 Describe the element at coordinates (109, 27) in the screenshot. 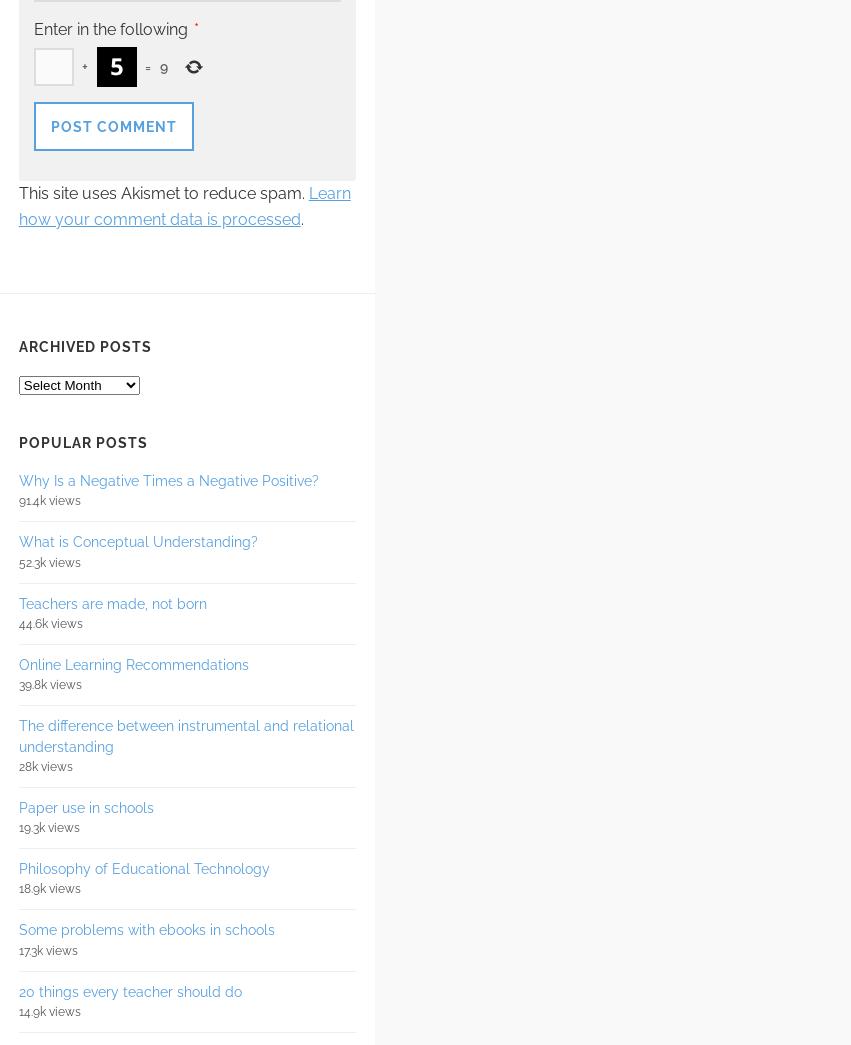

I see `'Enter in the following'` at that location.